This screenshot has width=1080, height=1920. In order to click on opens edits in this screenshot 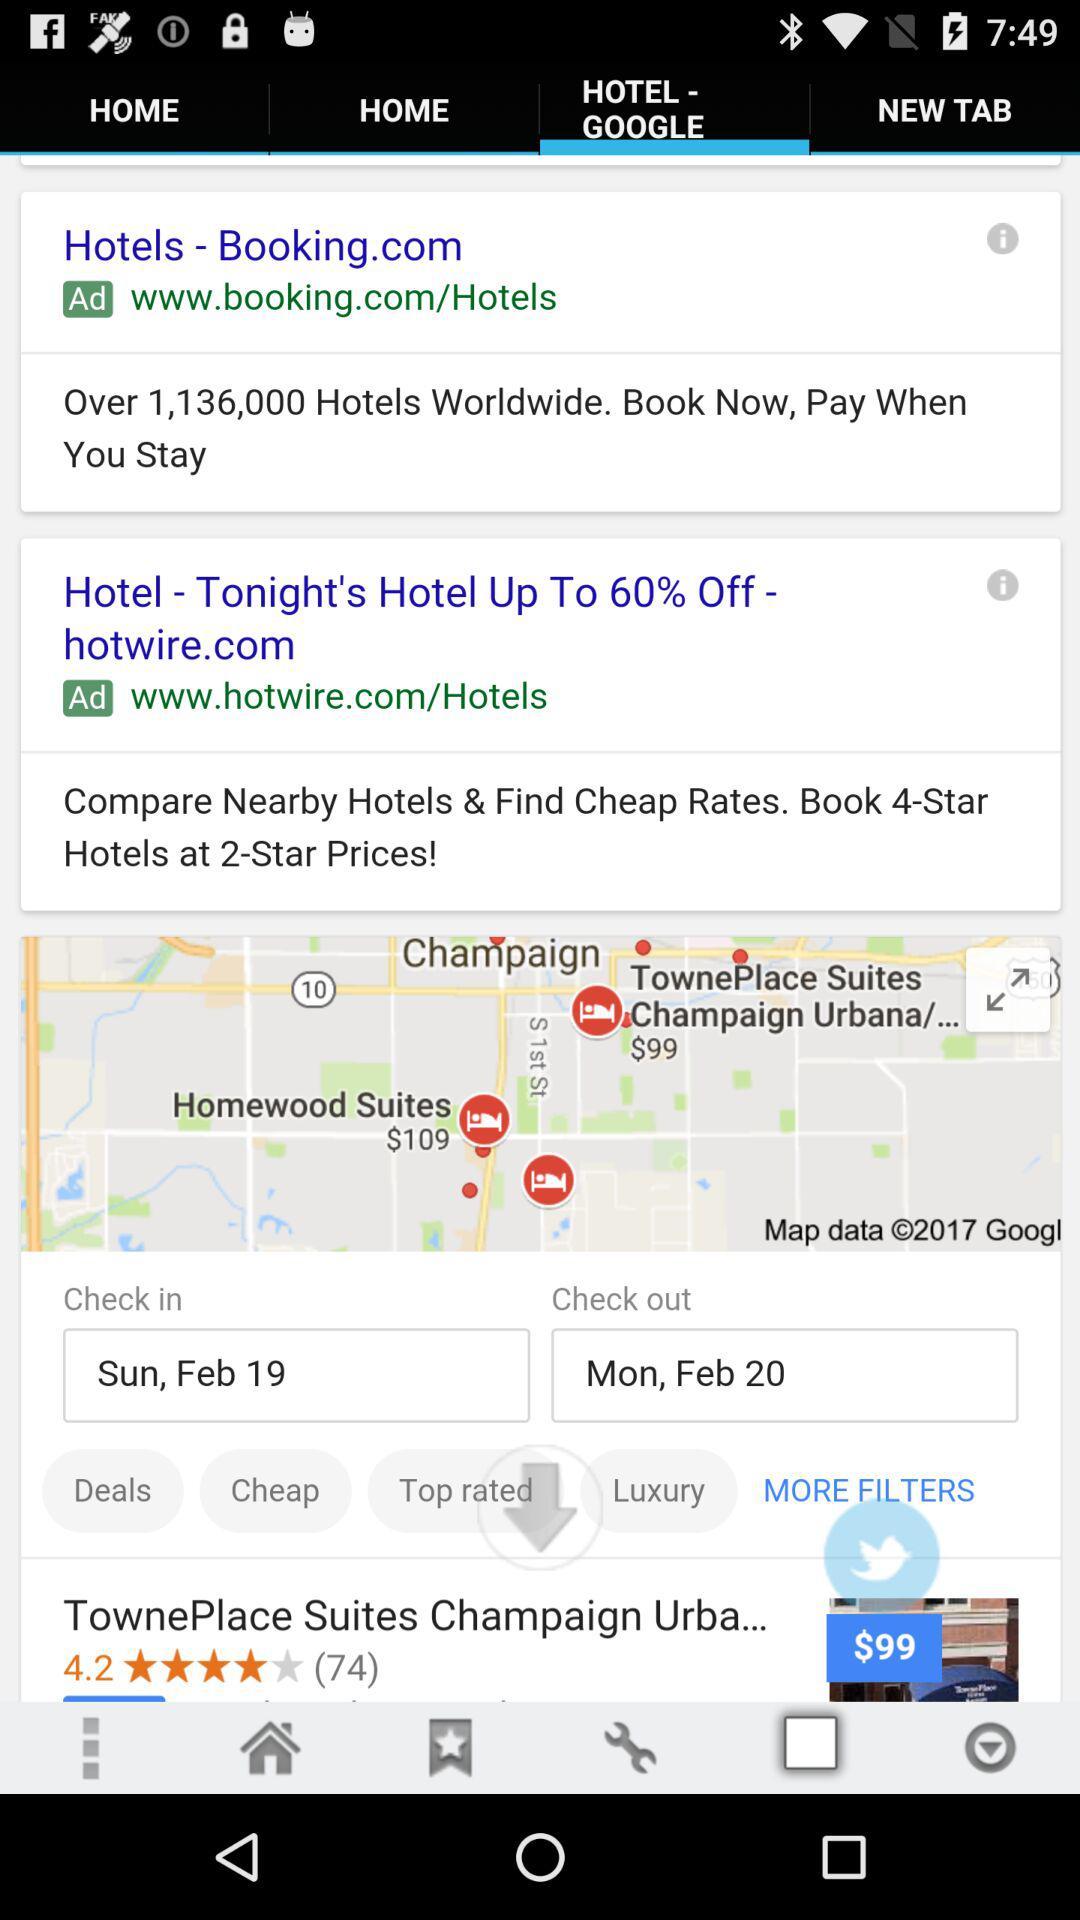, I will do `click(628, 1746)`.